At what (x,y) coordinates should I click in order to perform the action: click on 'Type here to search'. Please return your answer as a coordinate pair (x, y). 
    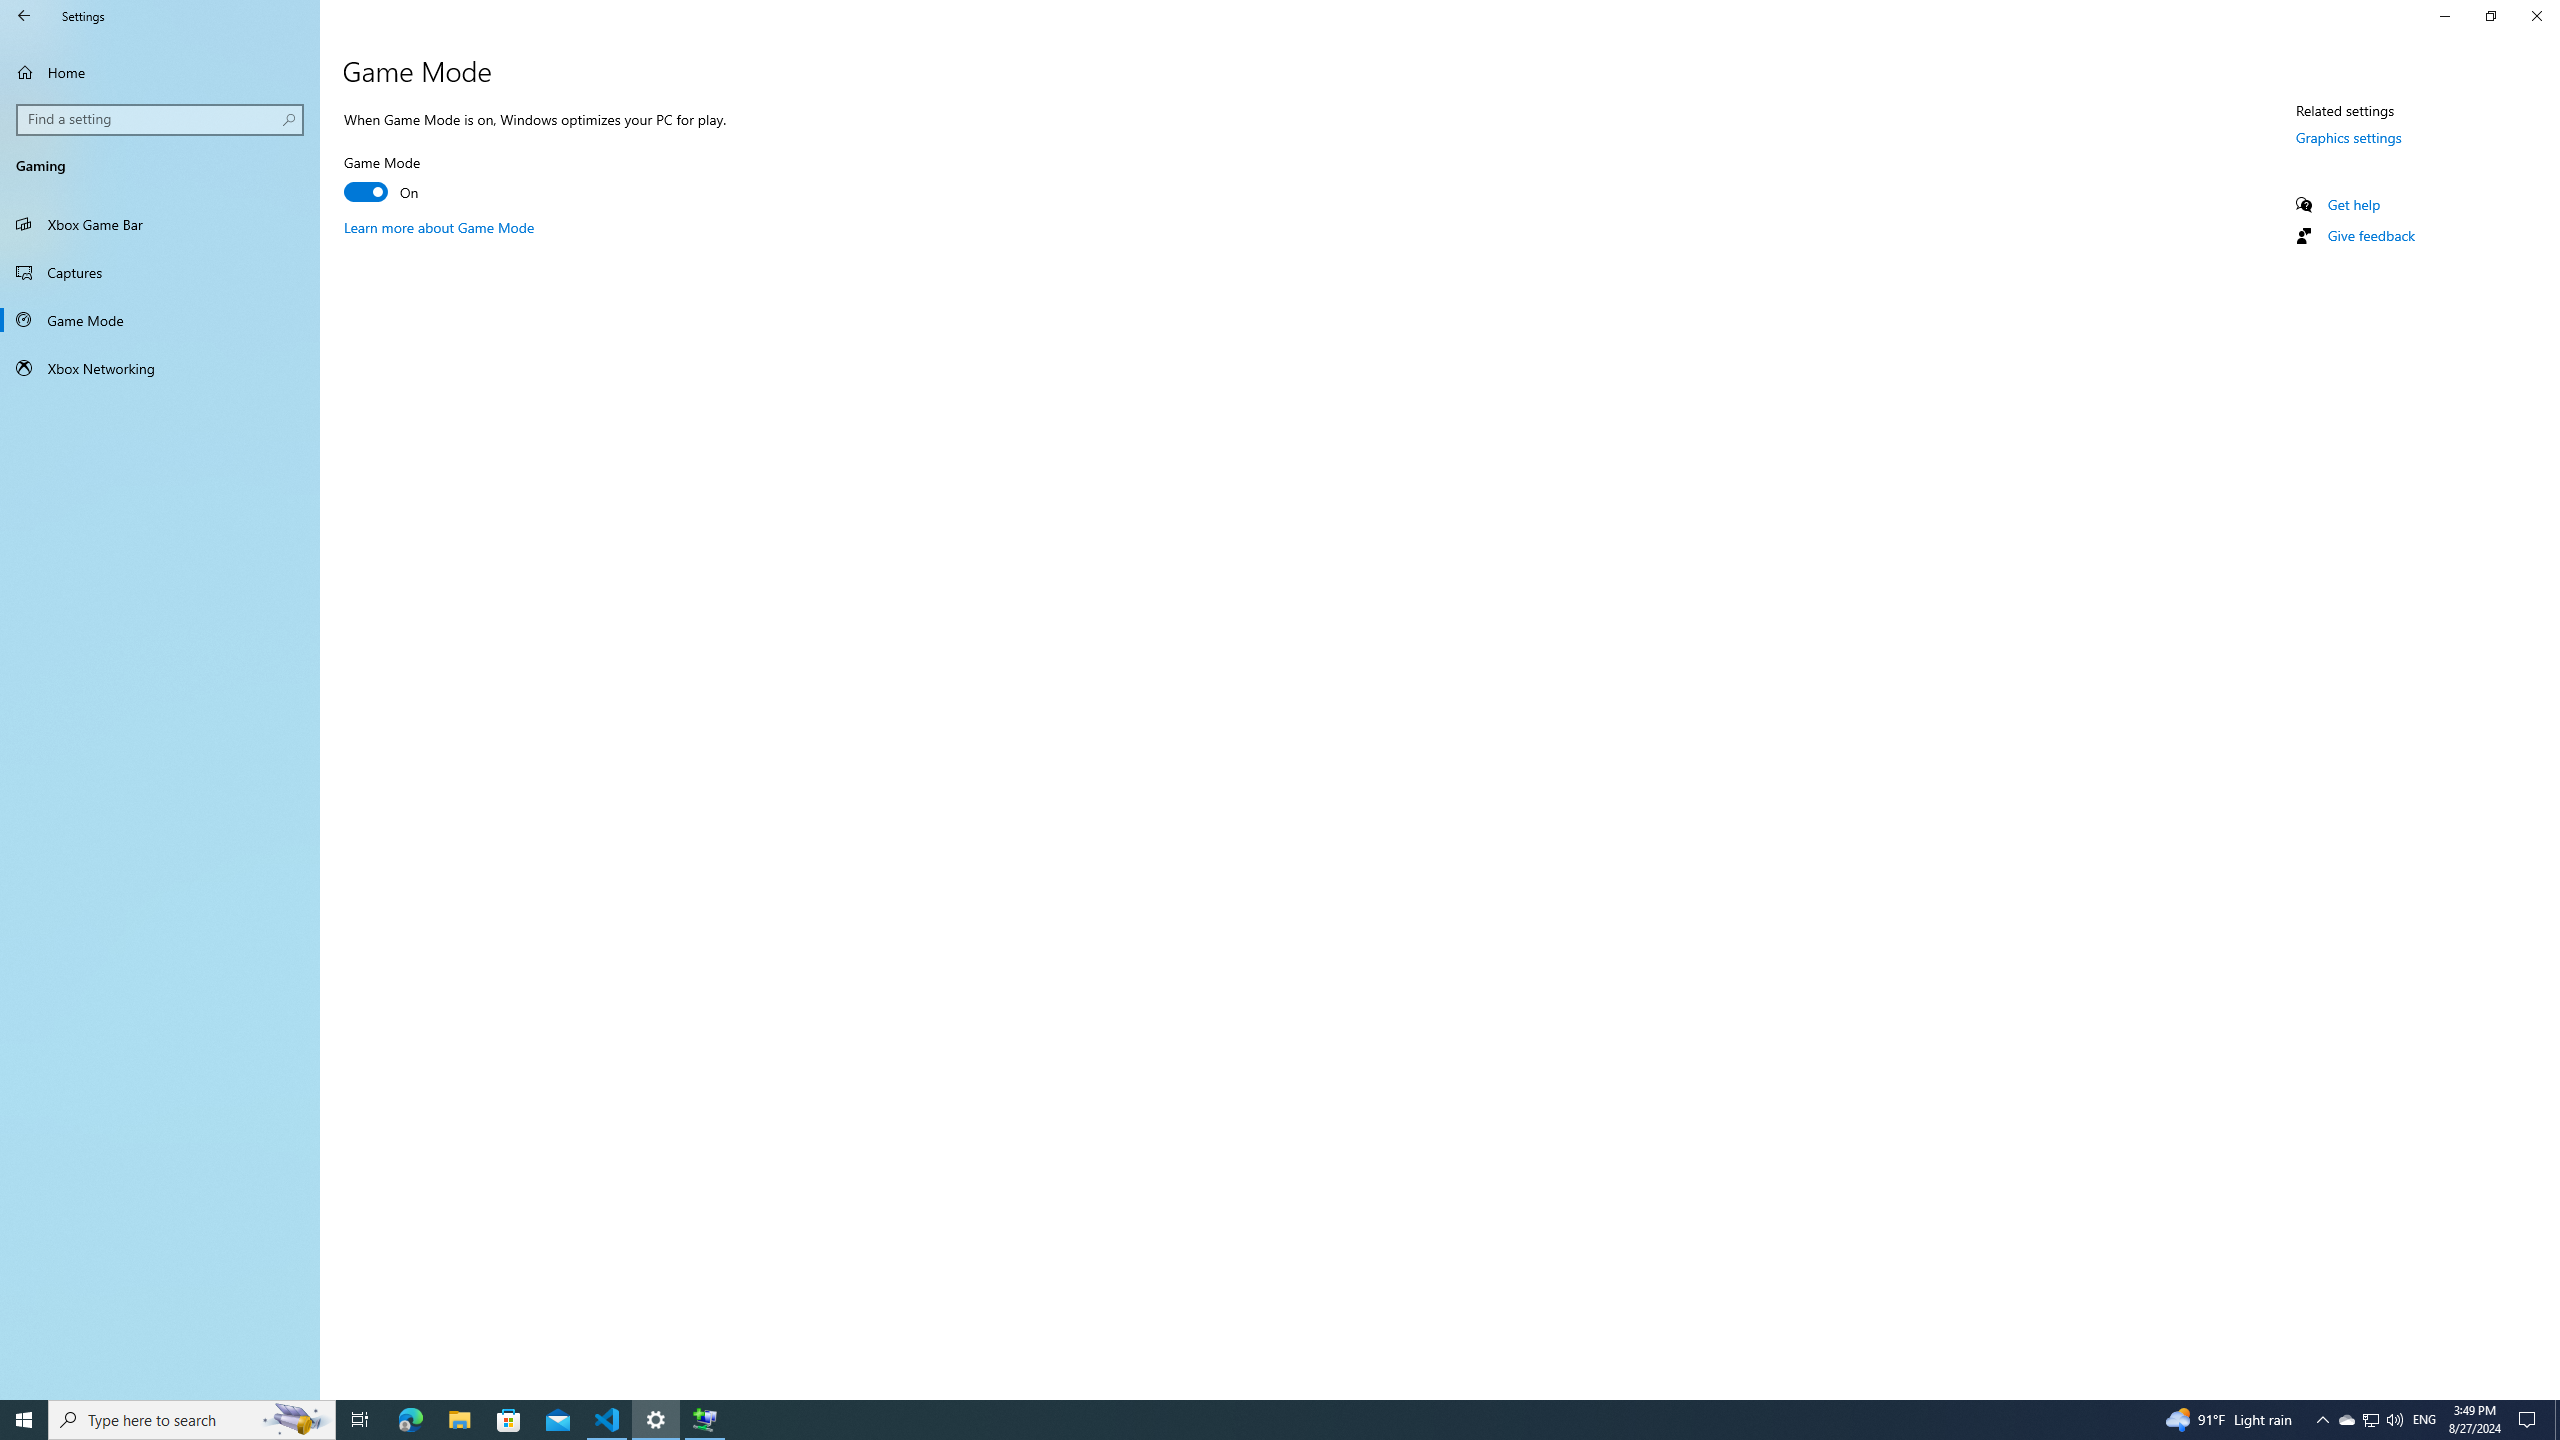
    Looking at the image, I should click on (191, 1418).